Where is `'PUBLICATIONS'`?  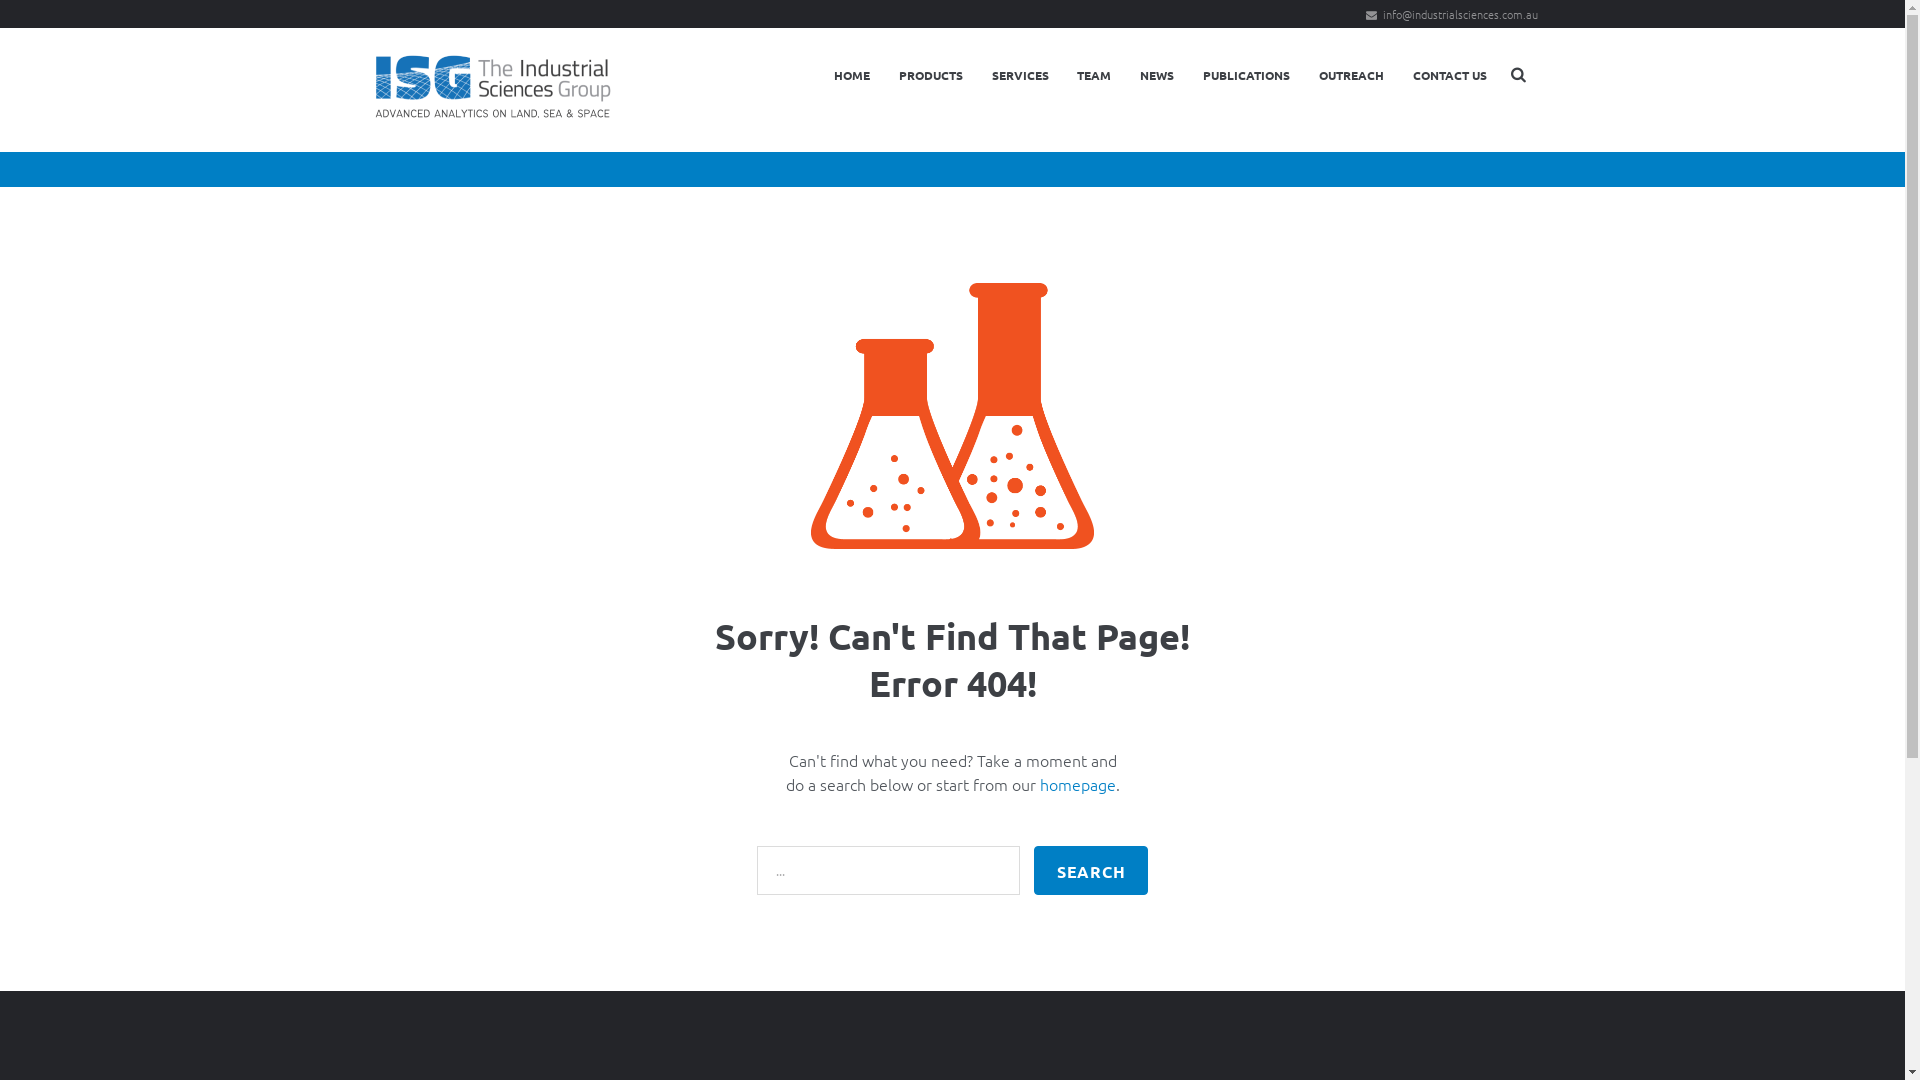 'PUBLICATIONS' is located at coordinates (1246, 74).